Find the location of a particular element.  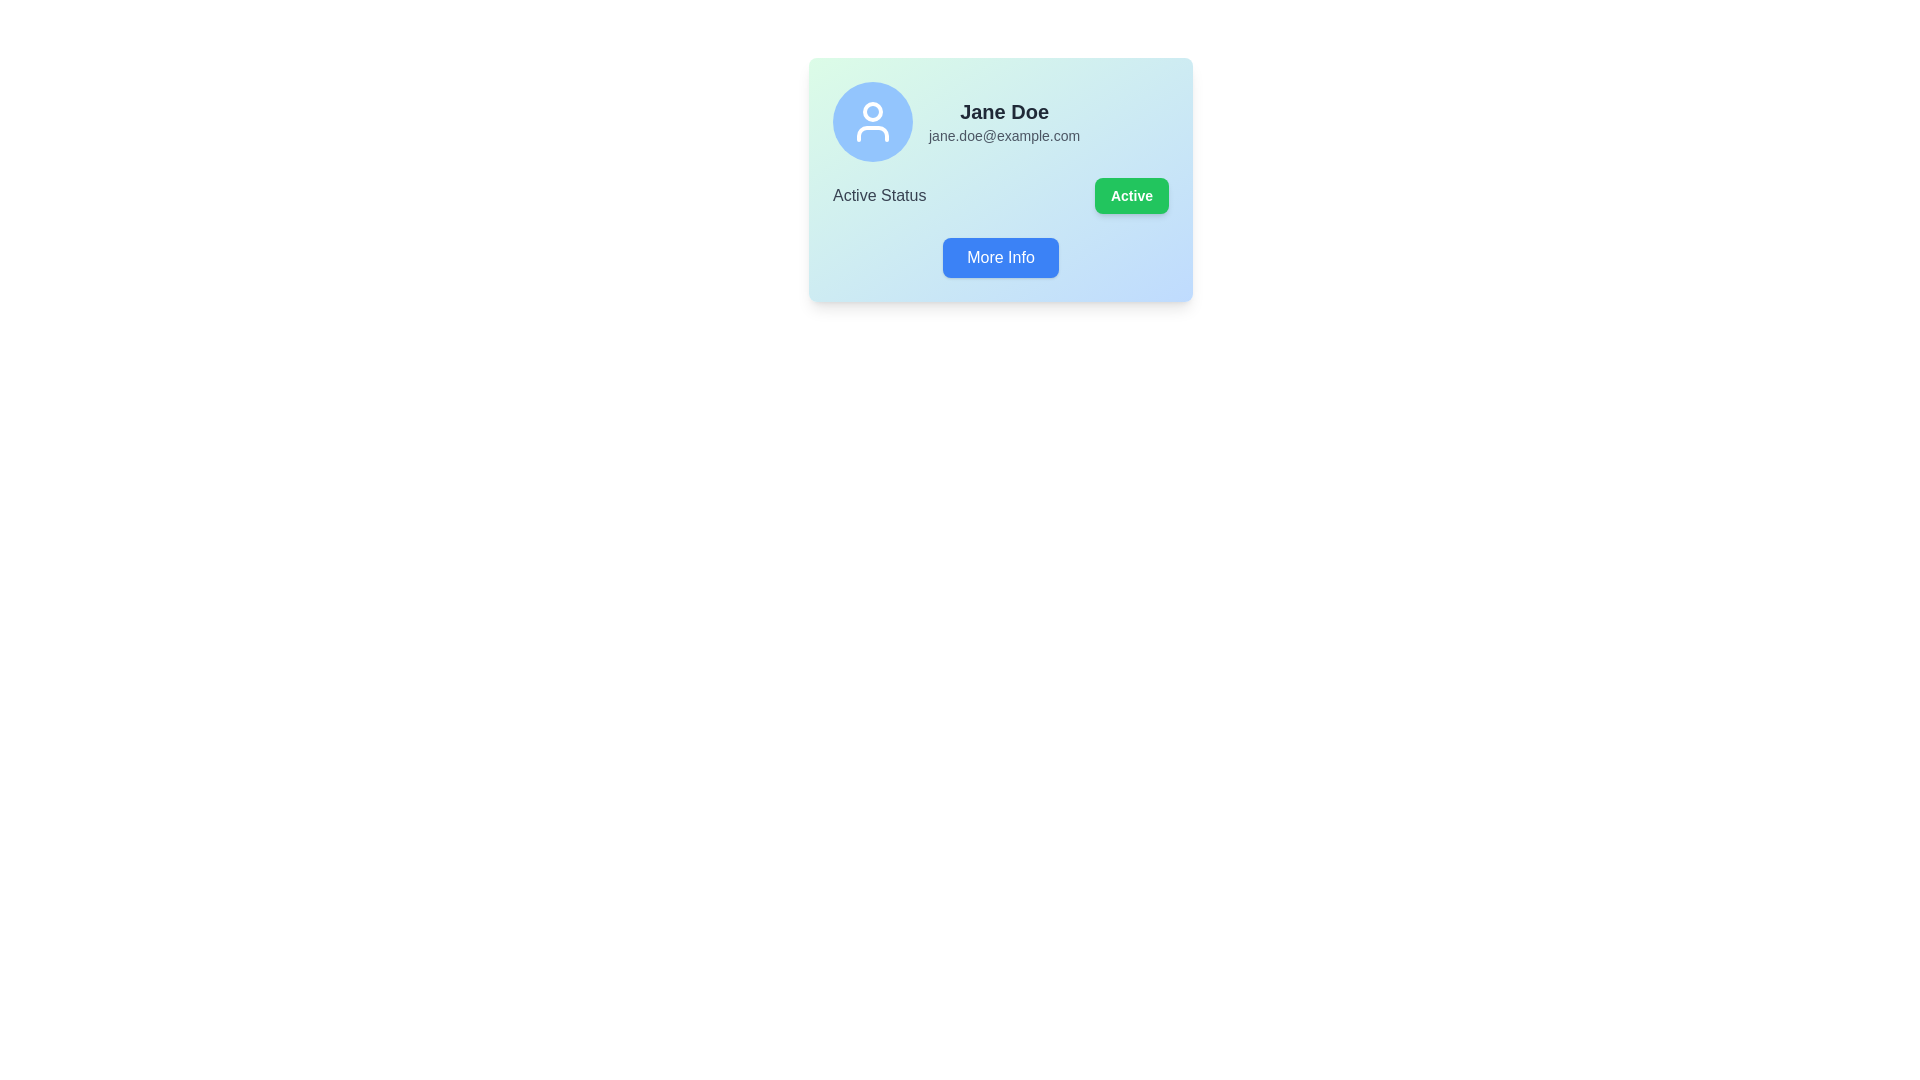

the composite element displaying the blue icon with a user silhouette and the text 'Jane Doe' and 'jane.doe@example.com' is located at coordinates (1001, 122).